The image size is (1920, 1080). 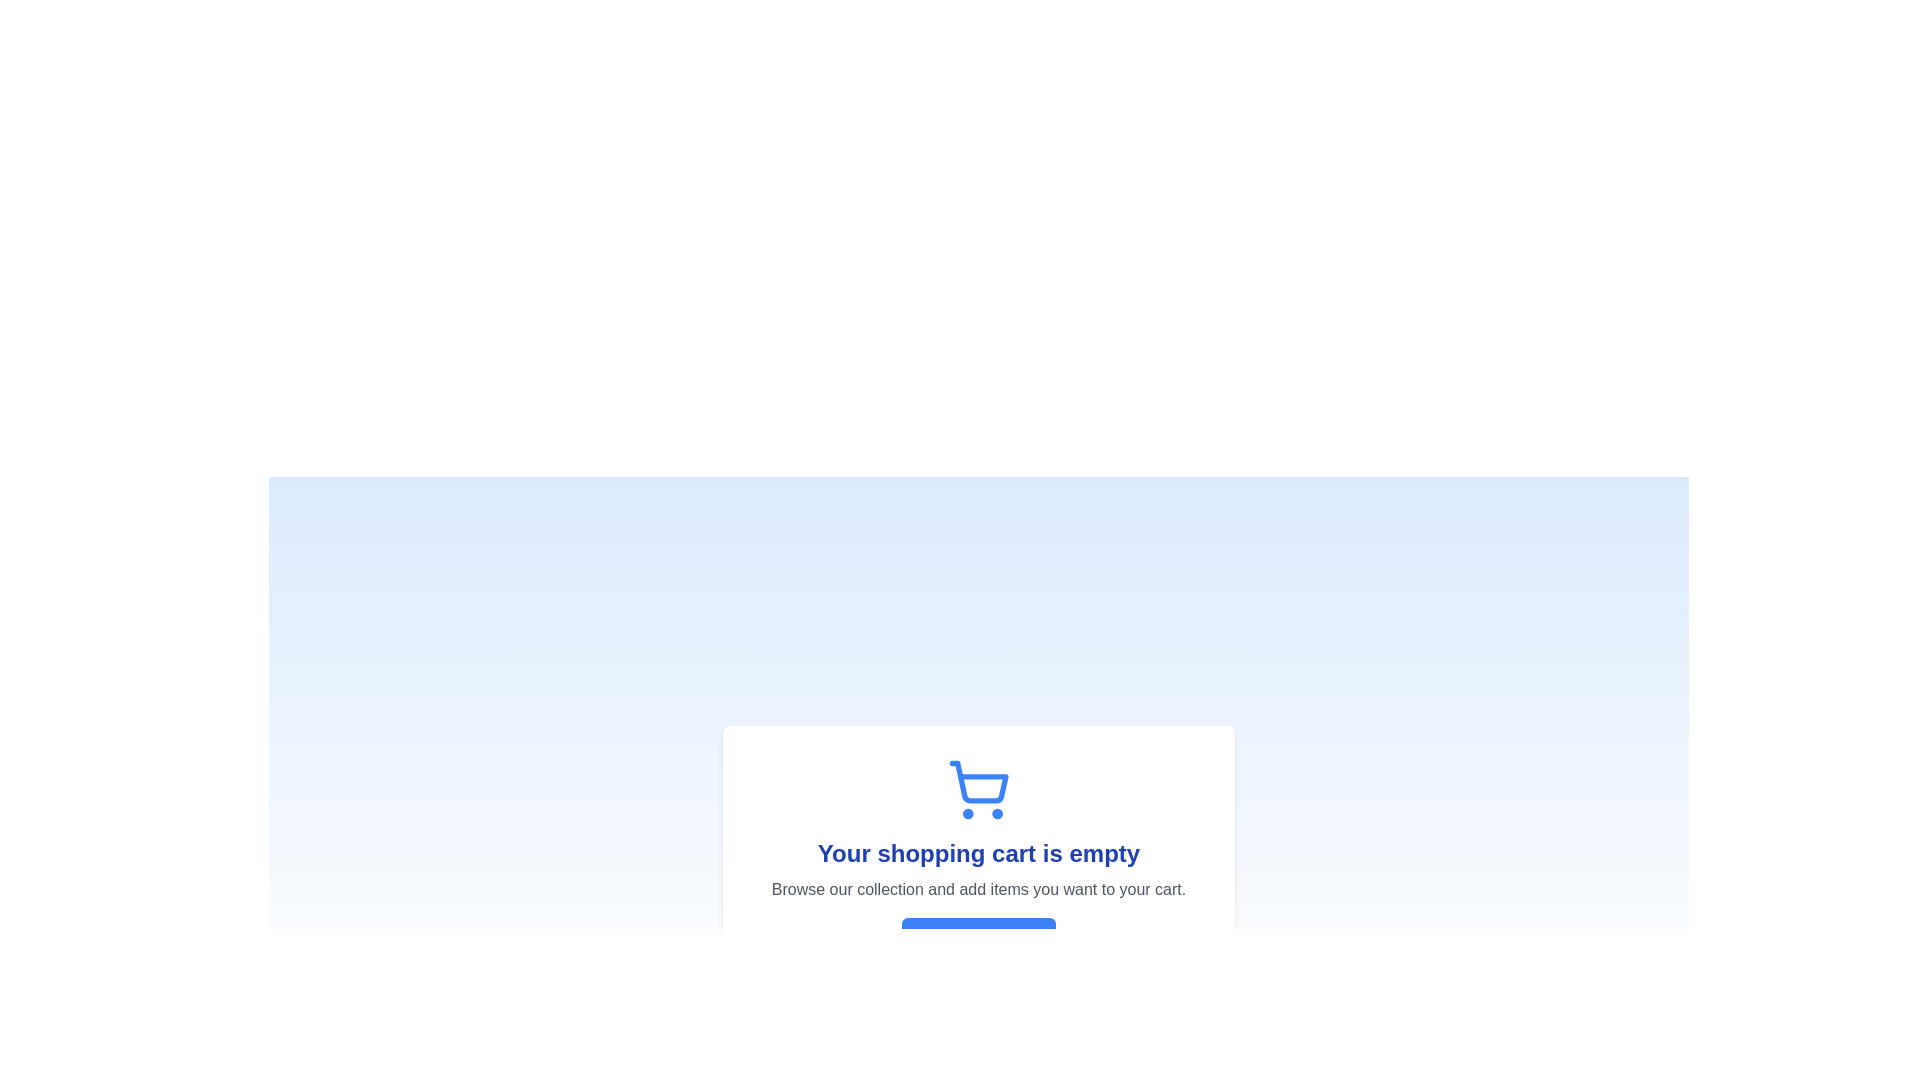 I want to click on the informational text block that reads 'Browse our collection and add items you want to your cart.', which is located below the heading 'Your shopping cart is empty' and above the 'Start Shopping' button, so click(x=979, y=889).